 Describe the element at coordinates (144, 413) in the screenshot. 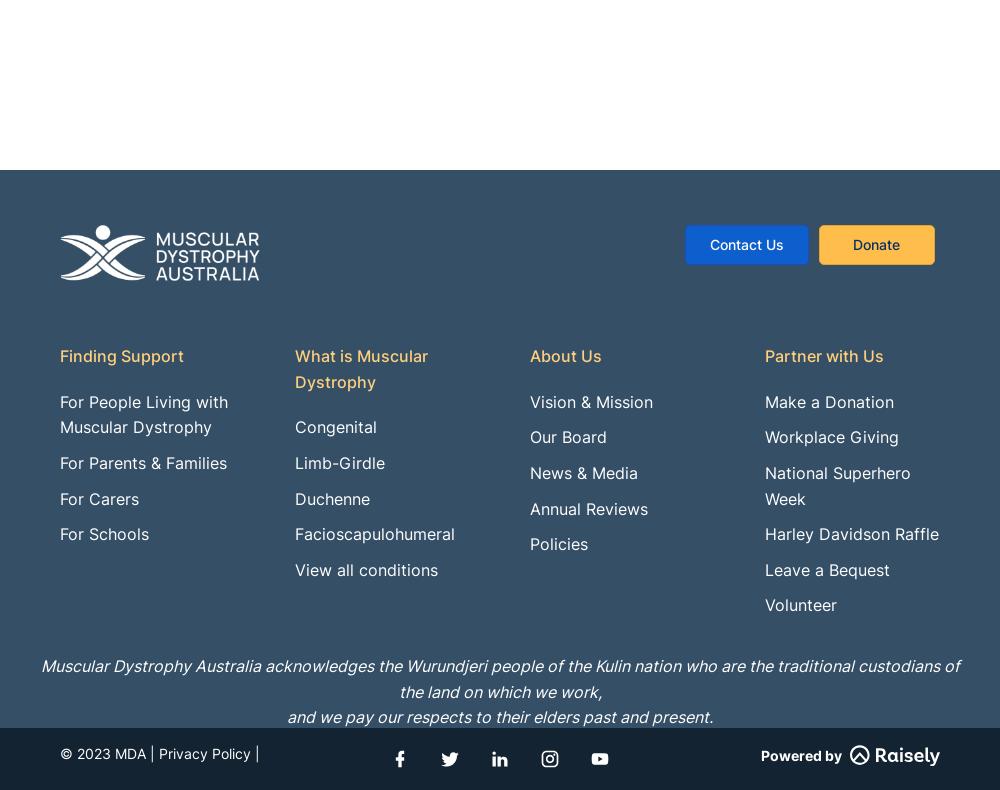

I see `'For People Living with Muscular Dystrophy'` at that location.